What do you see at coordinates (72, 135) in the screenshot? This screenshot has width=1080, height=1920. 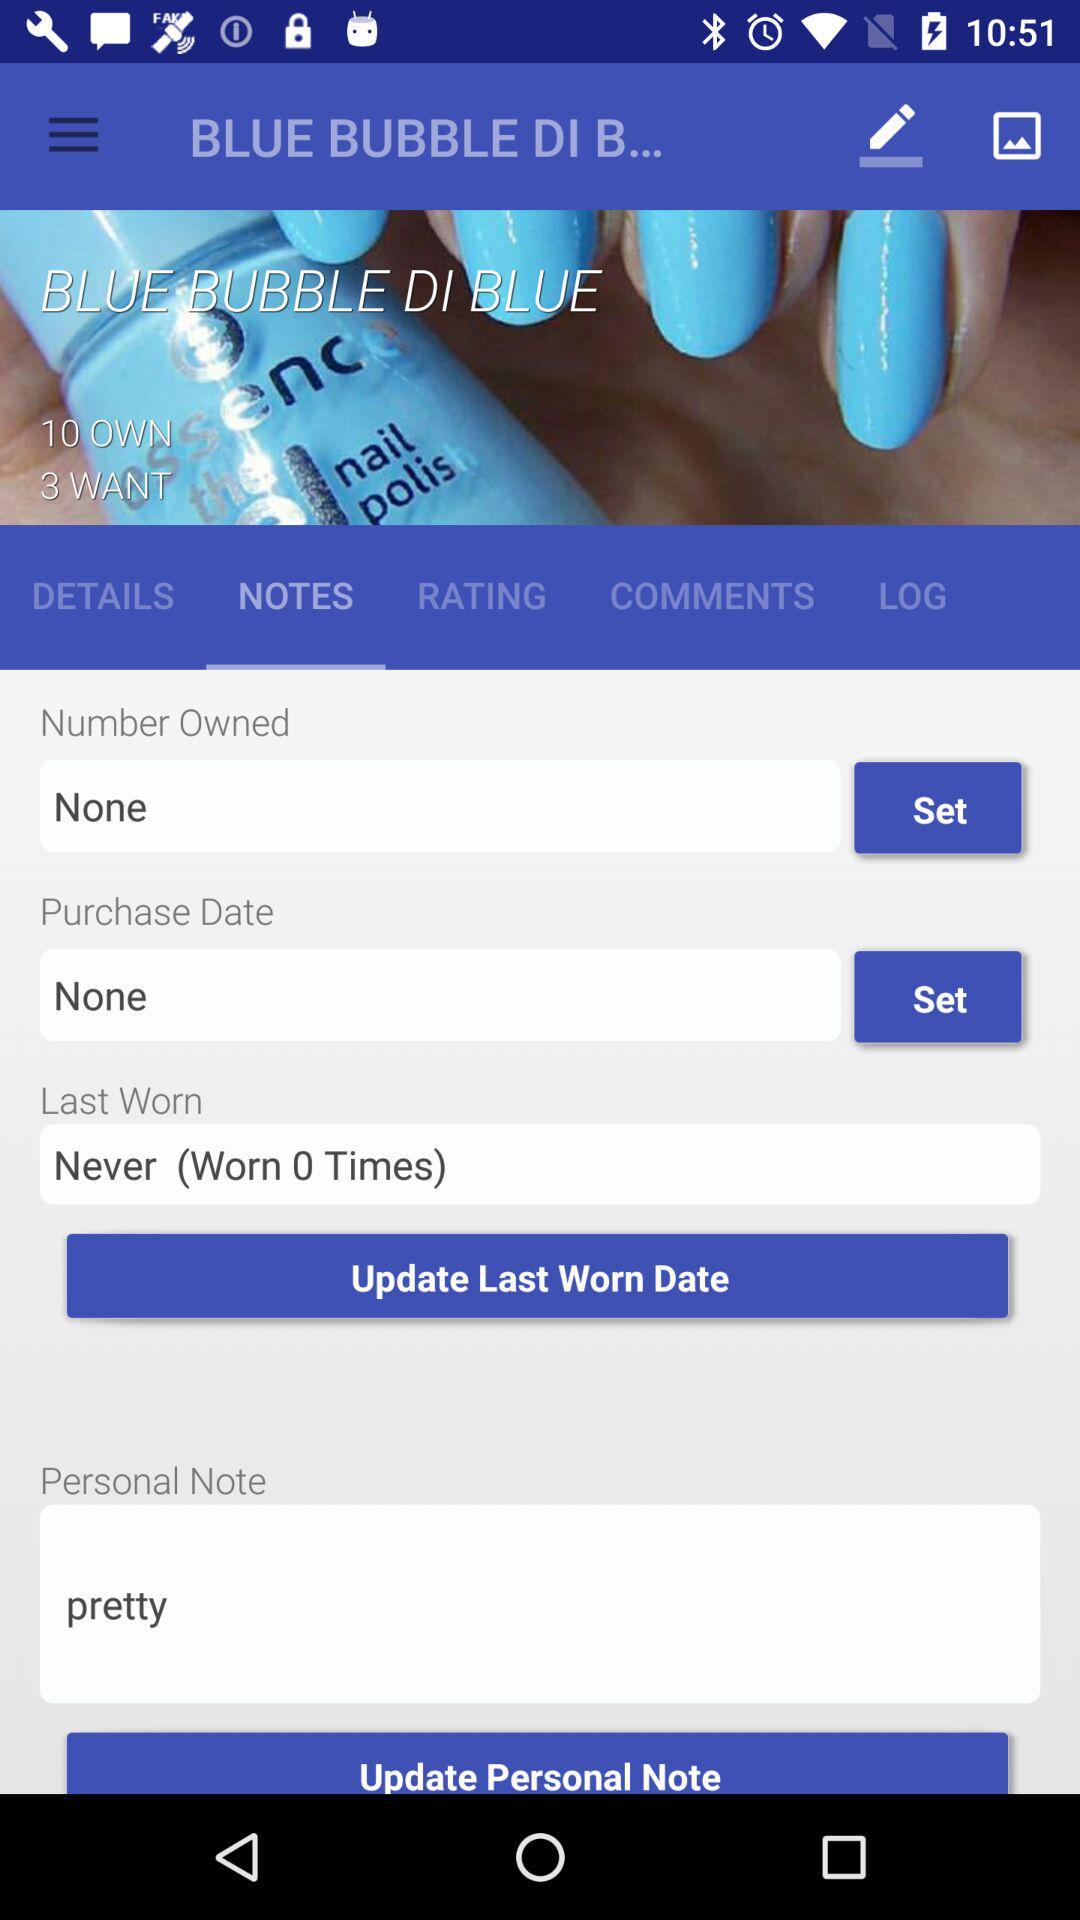 I see `the icon next to the blue bubble di icon` at bounding box center [72, 135].